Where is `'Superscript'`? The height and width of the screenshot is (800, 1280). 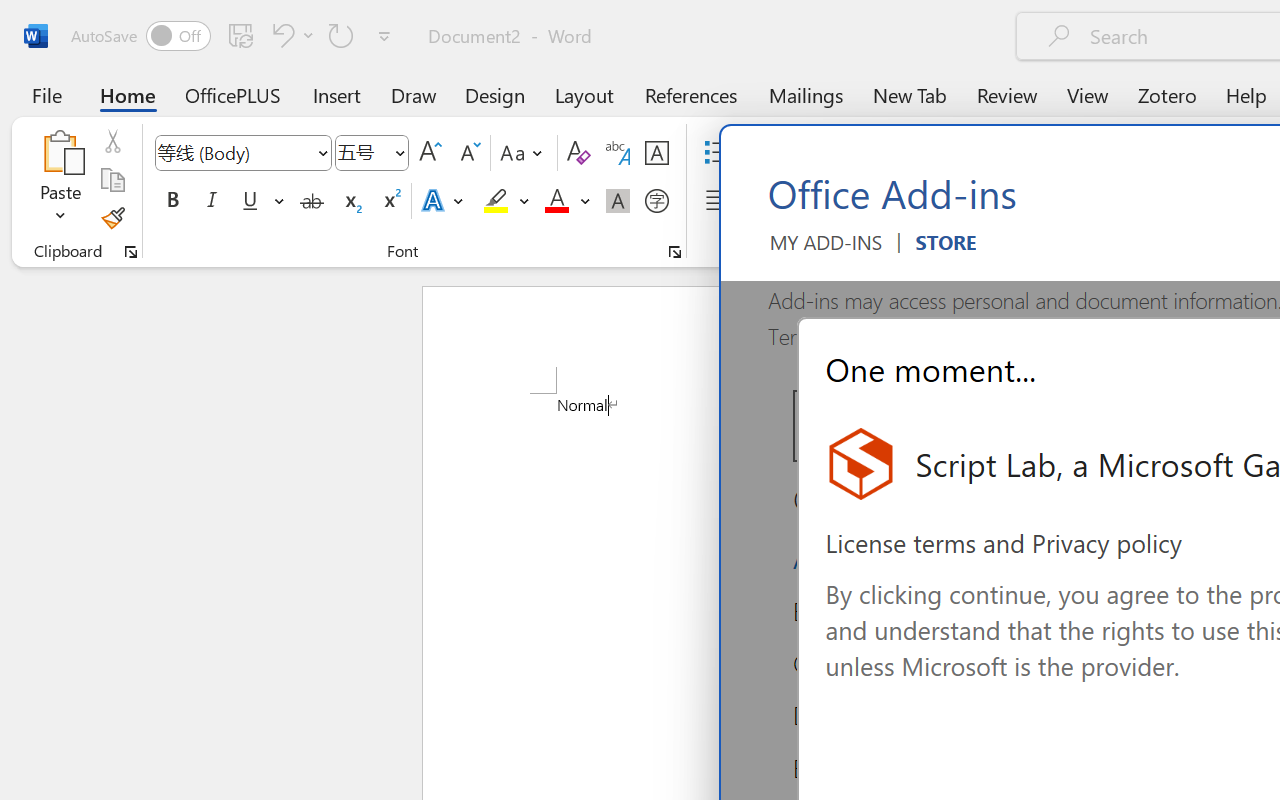 'Superscript' is located at coordinates (390, 201).